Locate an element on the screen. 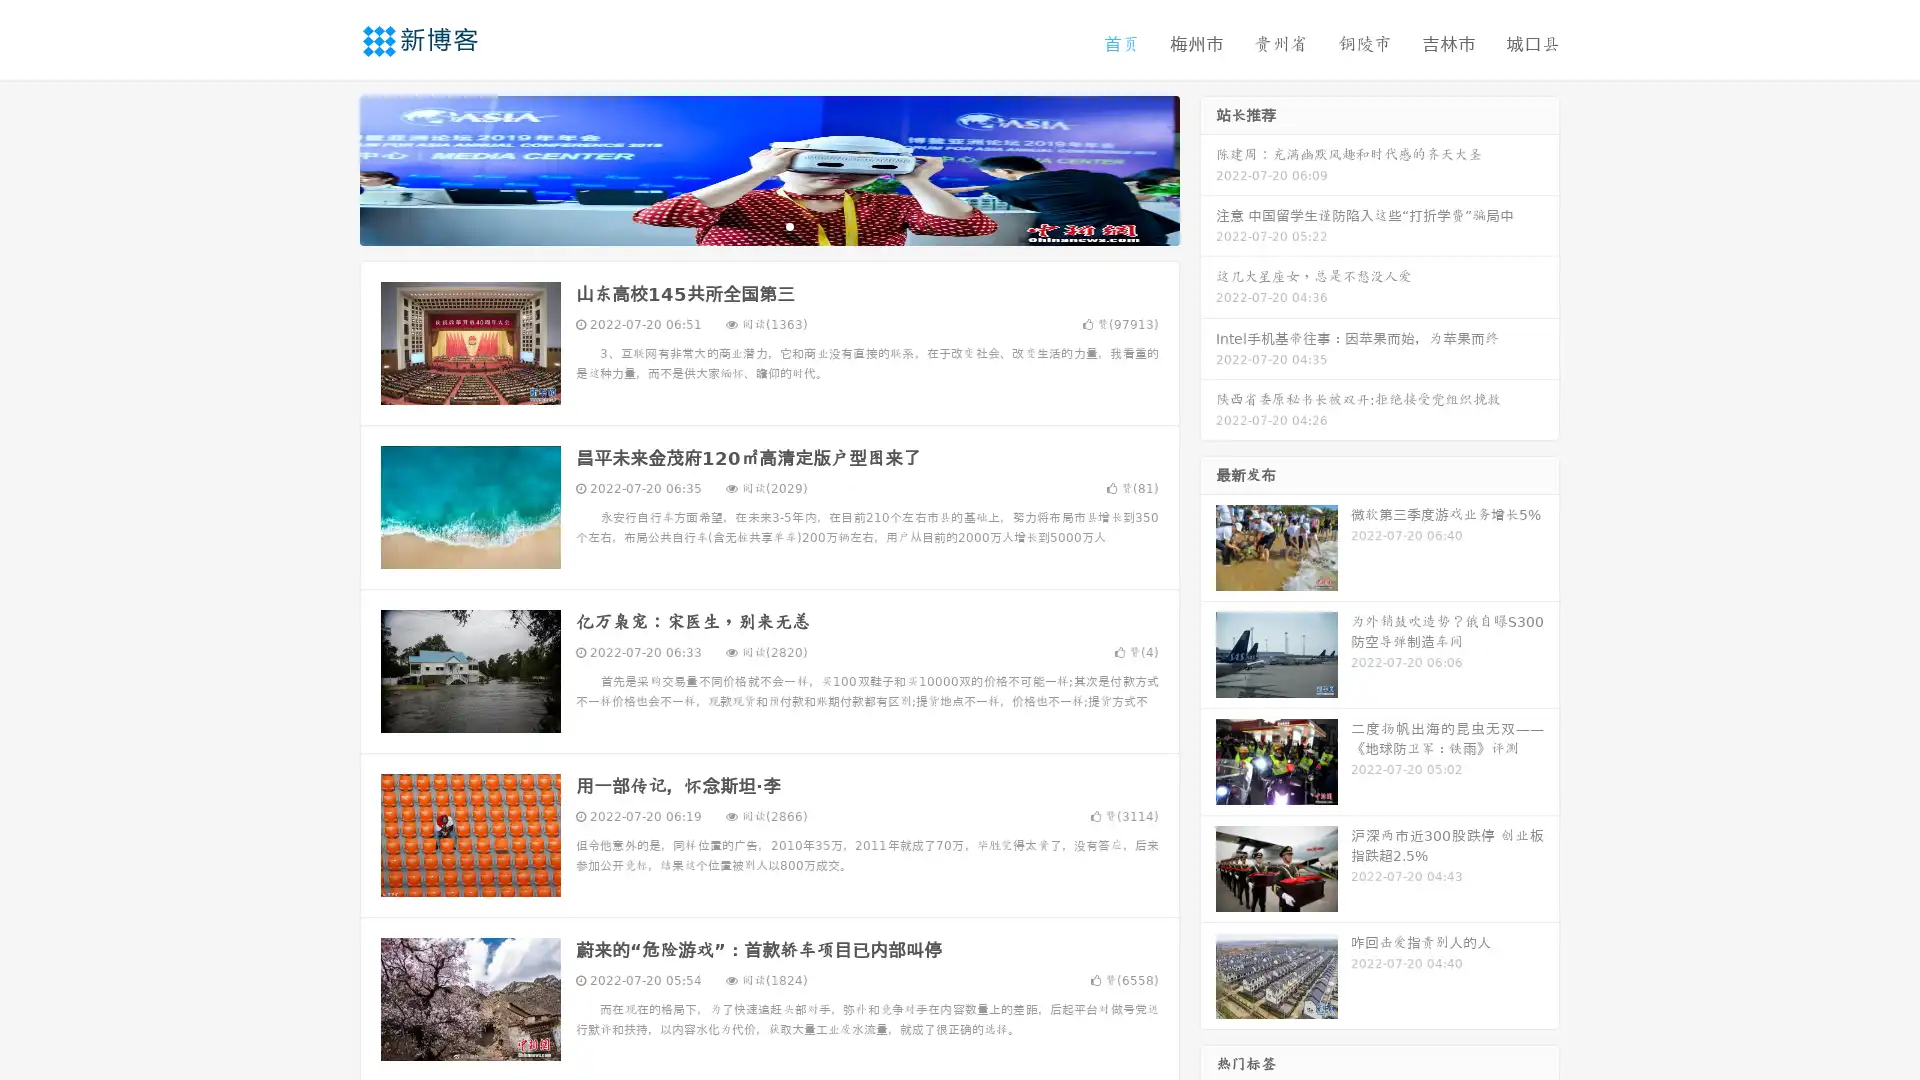 This screenshot has height=1080, width=1920. Go to slide 1 is located at coordinates (748, 225).